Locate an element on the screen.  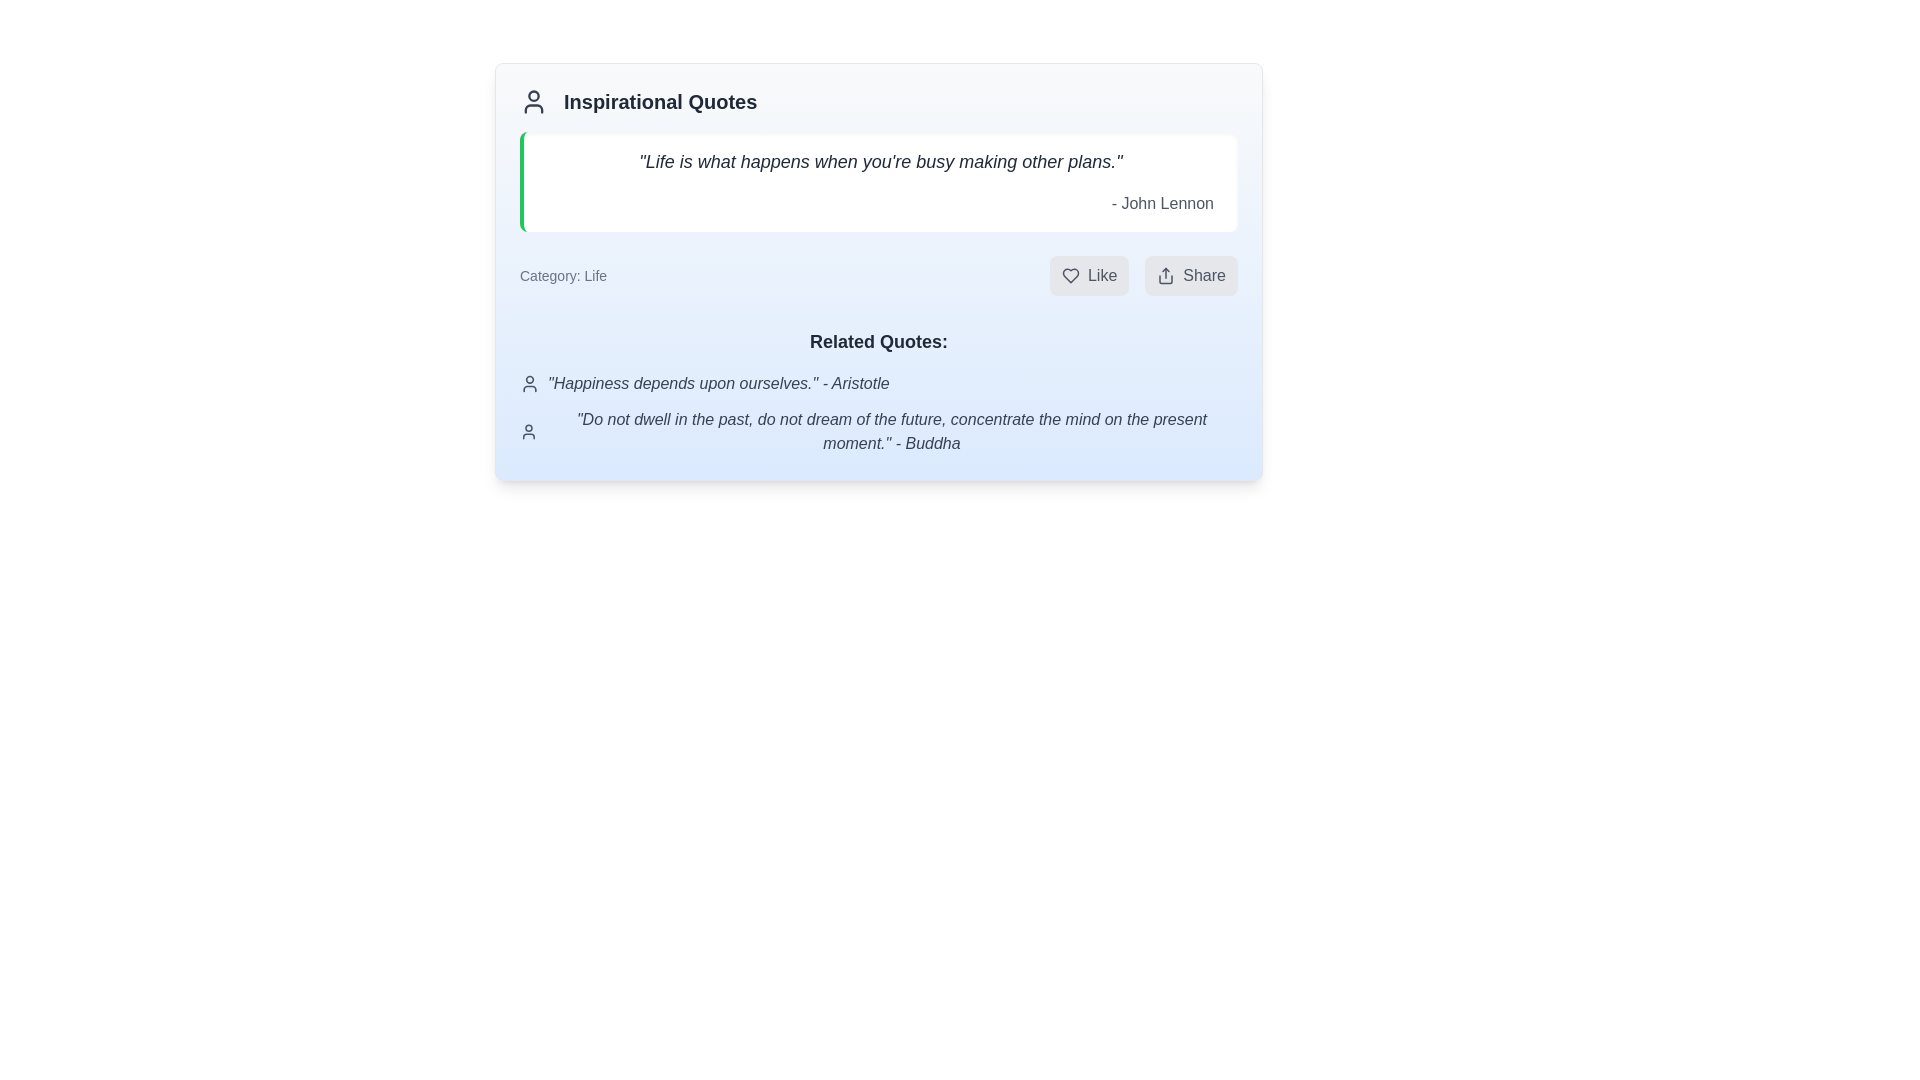
the share icon, which features a box with an upwards arrow, located between the 'Like' button and the 'Share' text label at the bottom-right of the main quote card is located at coordinates (1166, 276).